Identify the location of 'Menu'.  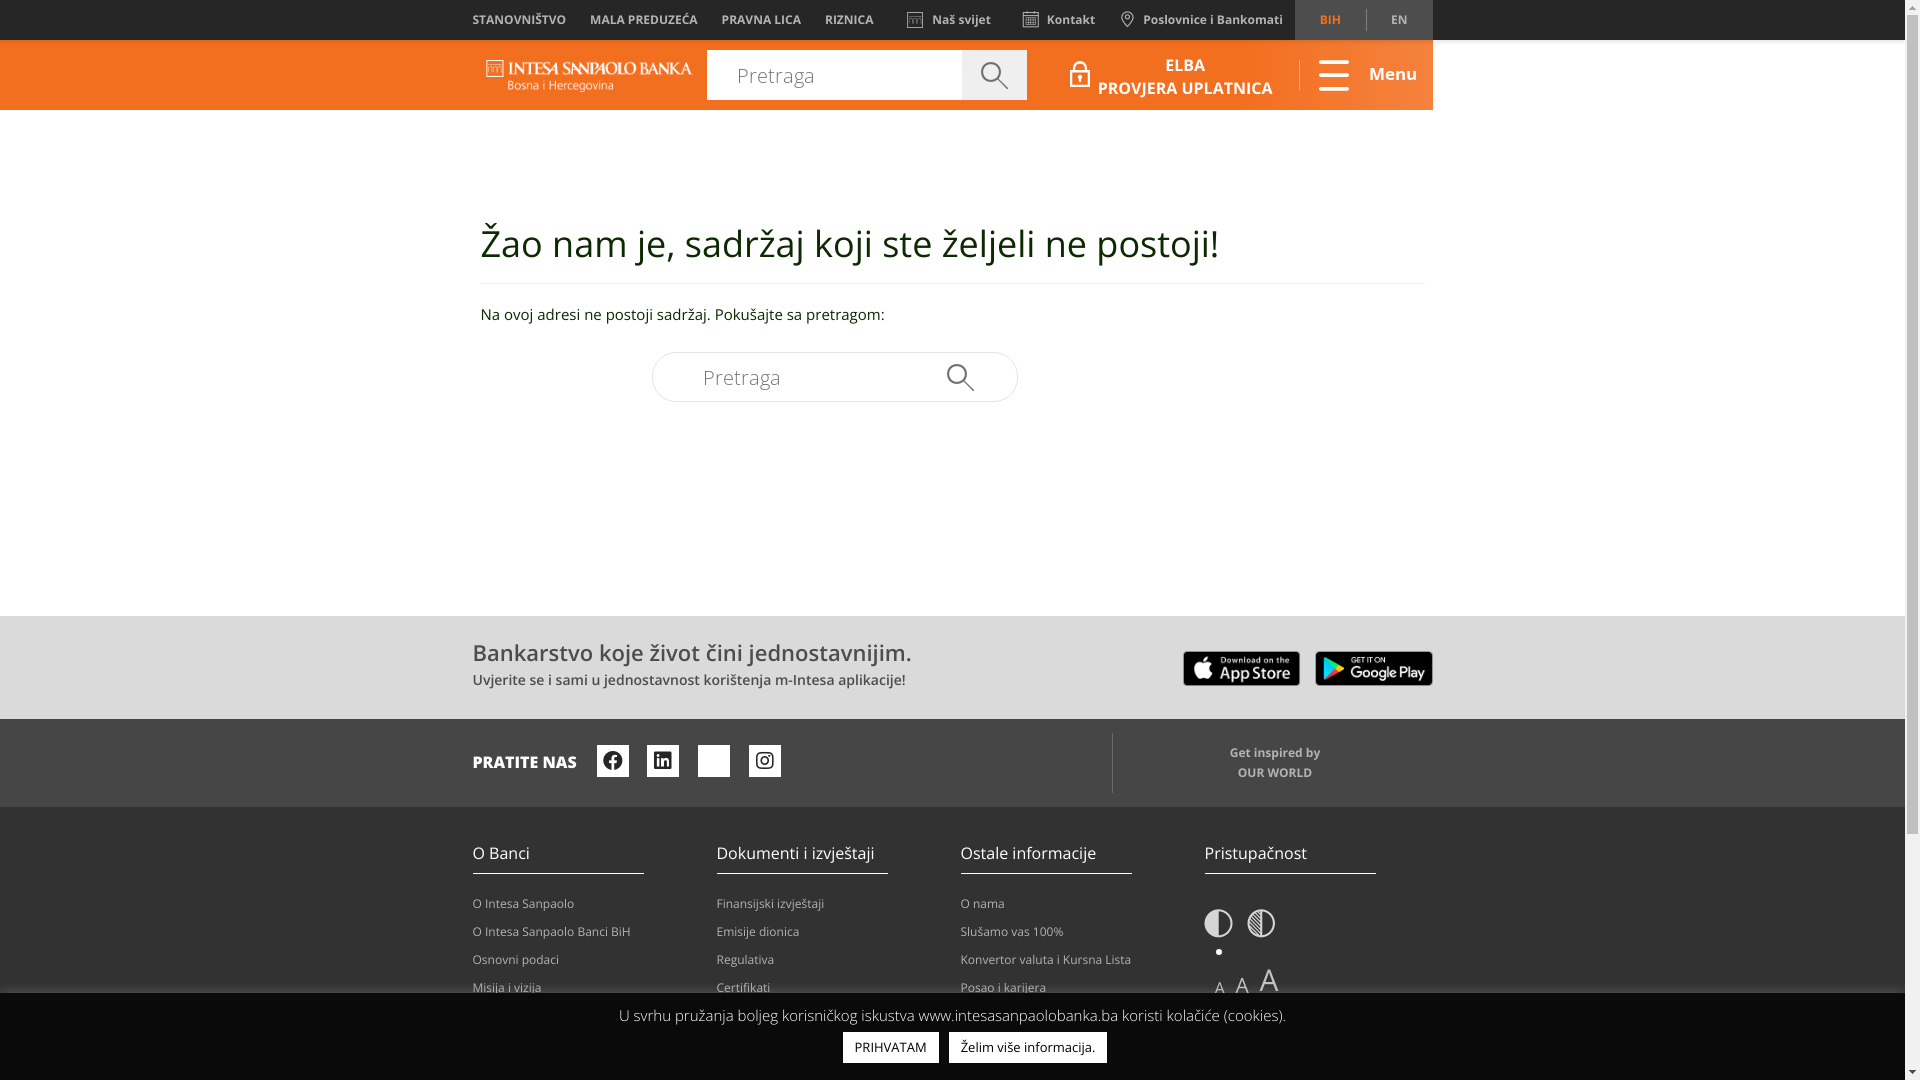
(1281, 73).